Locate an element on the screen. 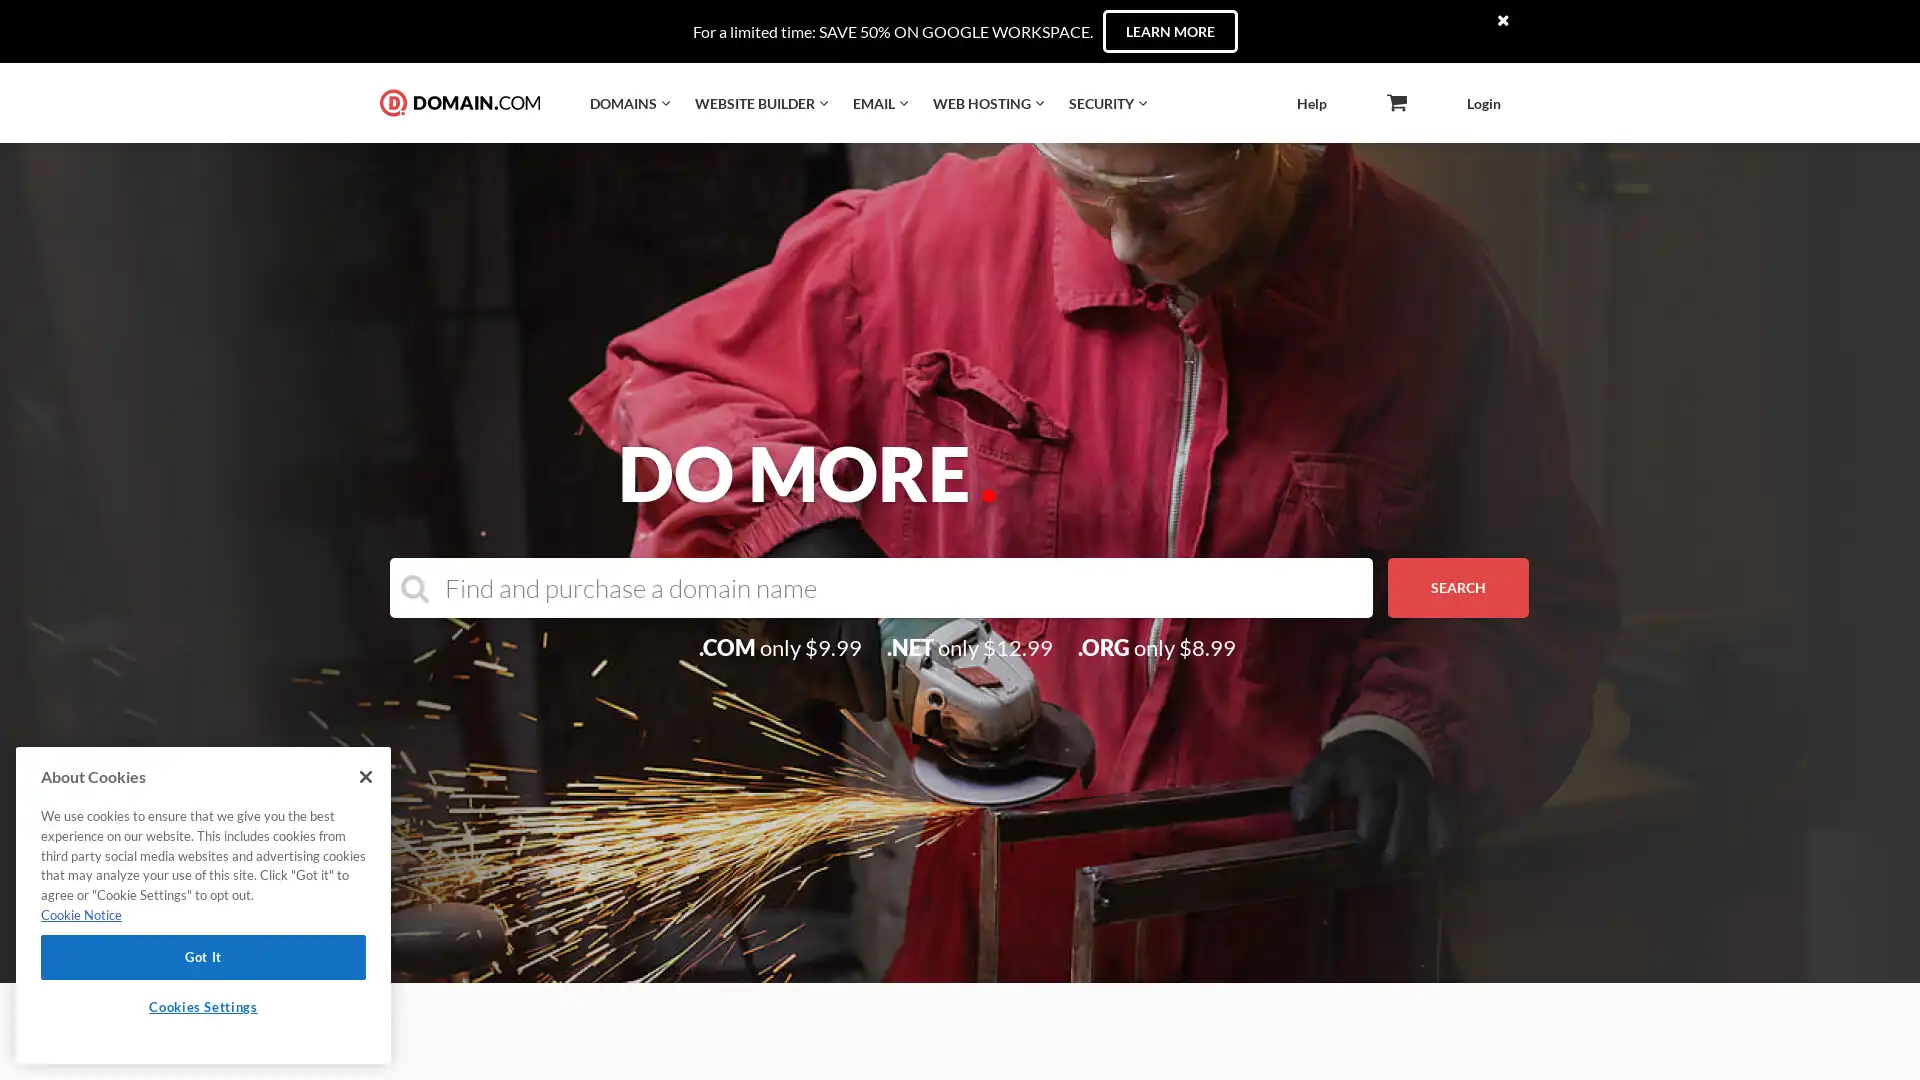 This screenshot has width=1920, height=1080. times is located at coordinates (1503, 19).